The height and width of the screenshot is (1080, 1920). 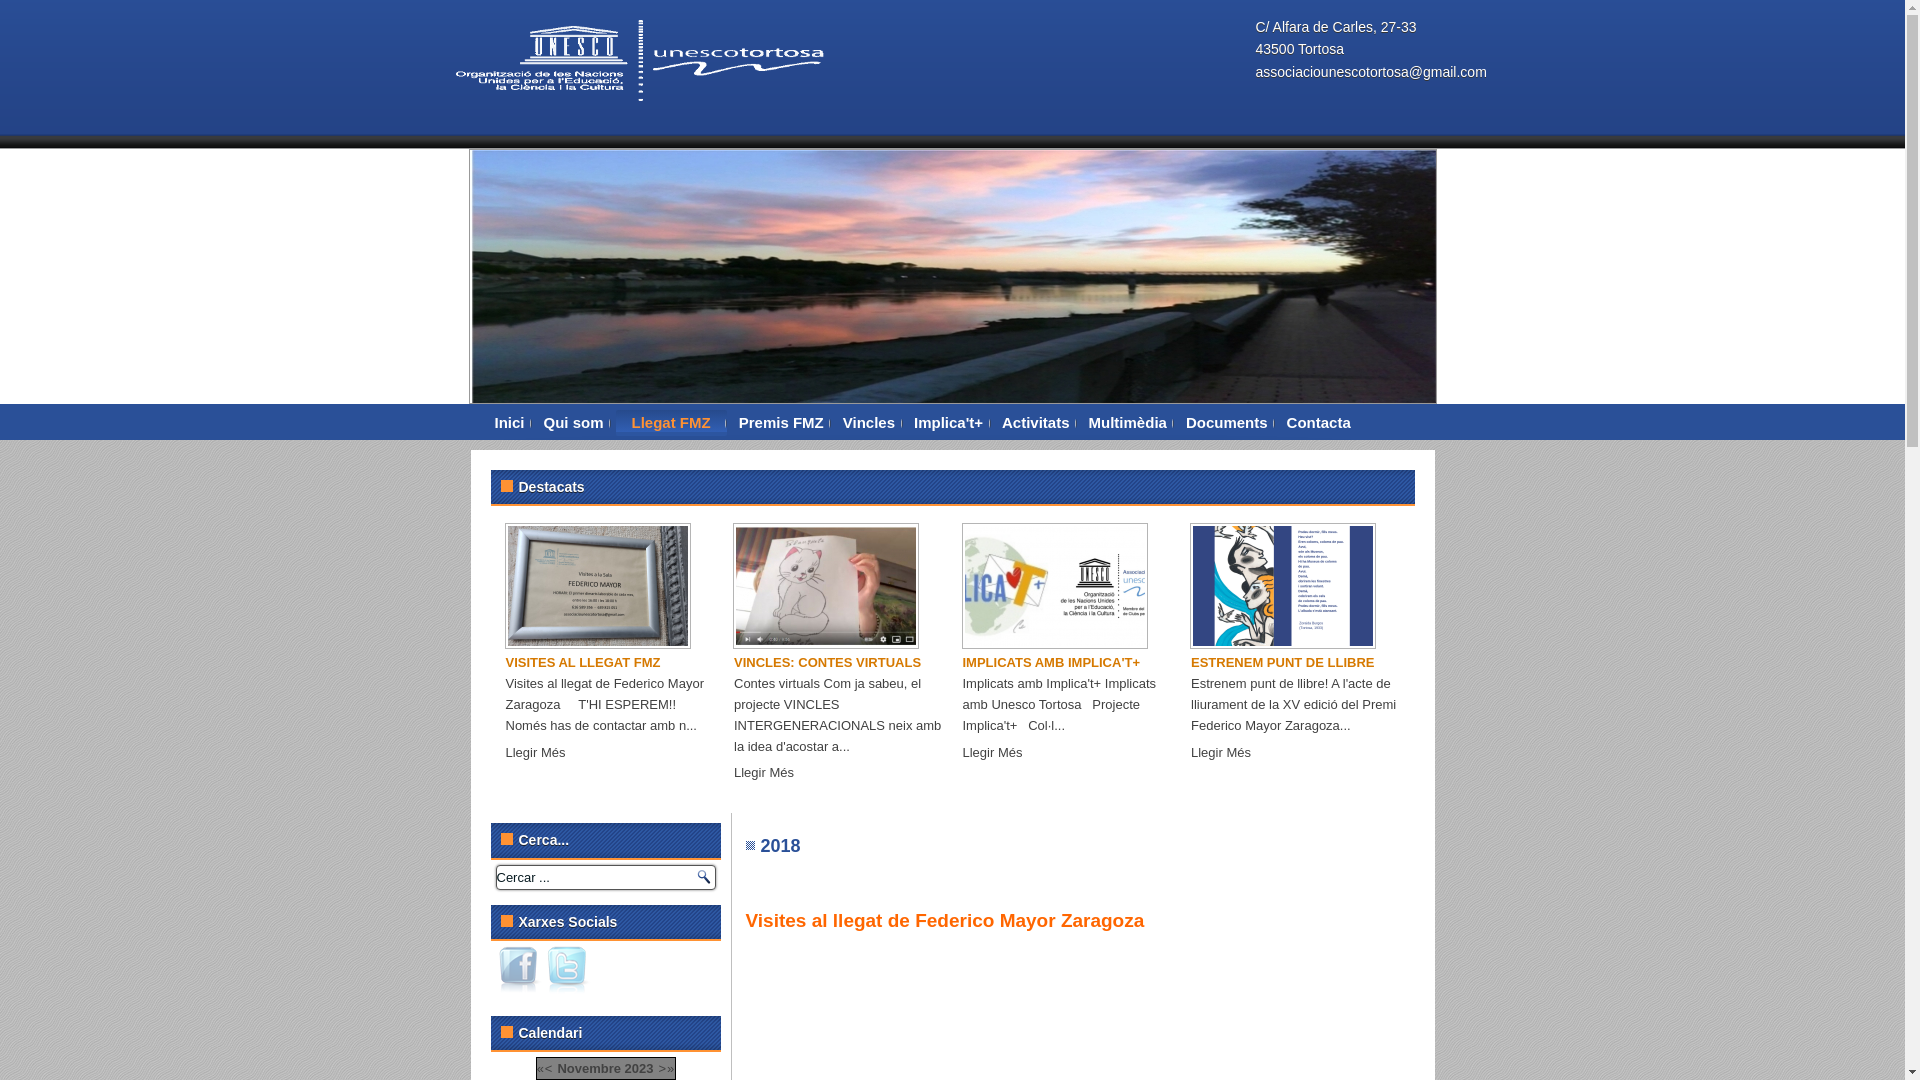 What do you see at coordinates (947, 422) in the screenshot?
I see `'Implica't+'` at bounding box center [947, 422].